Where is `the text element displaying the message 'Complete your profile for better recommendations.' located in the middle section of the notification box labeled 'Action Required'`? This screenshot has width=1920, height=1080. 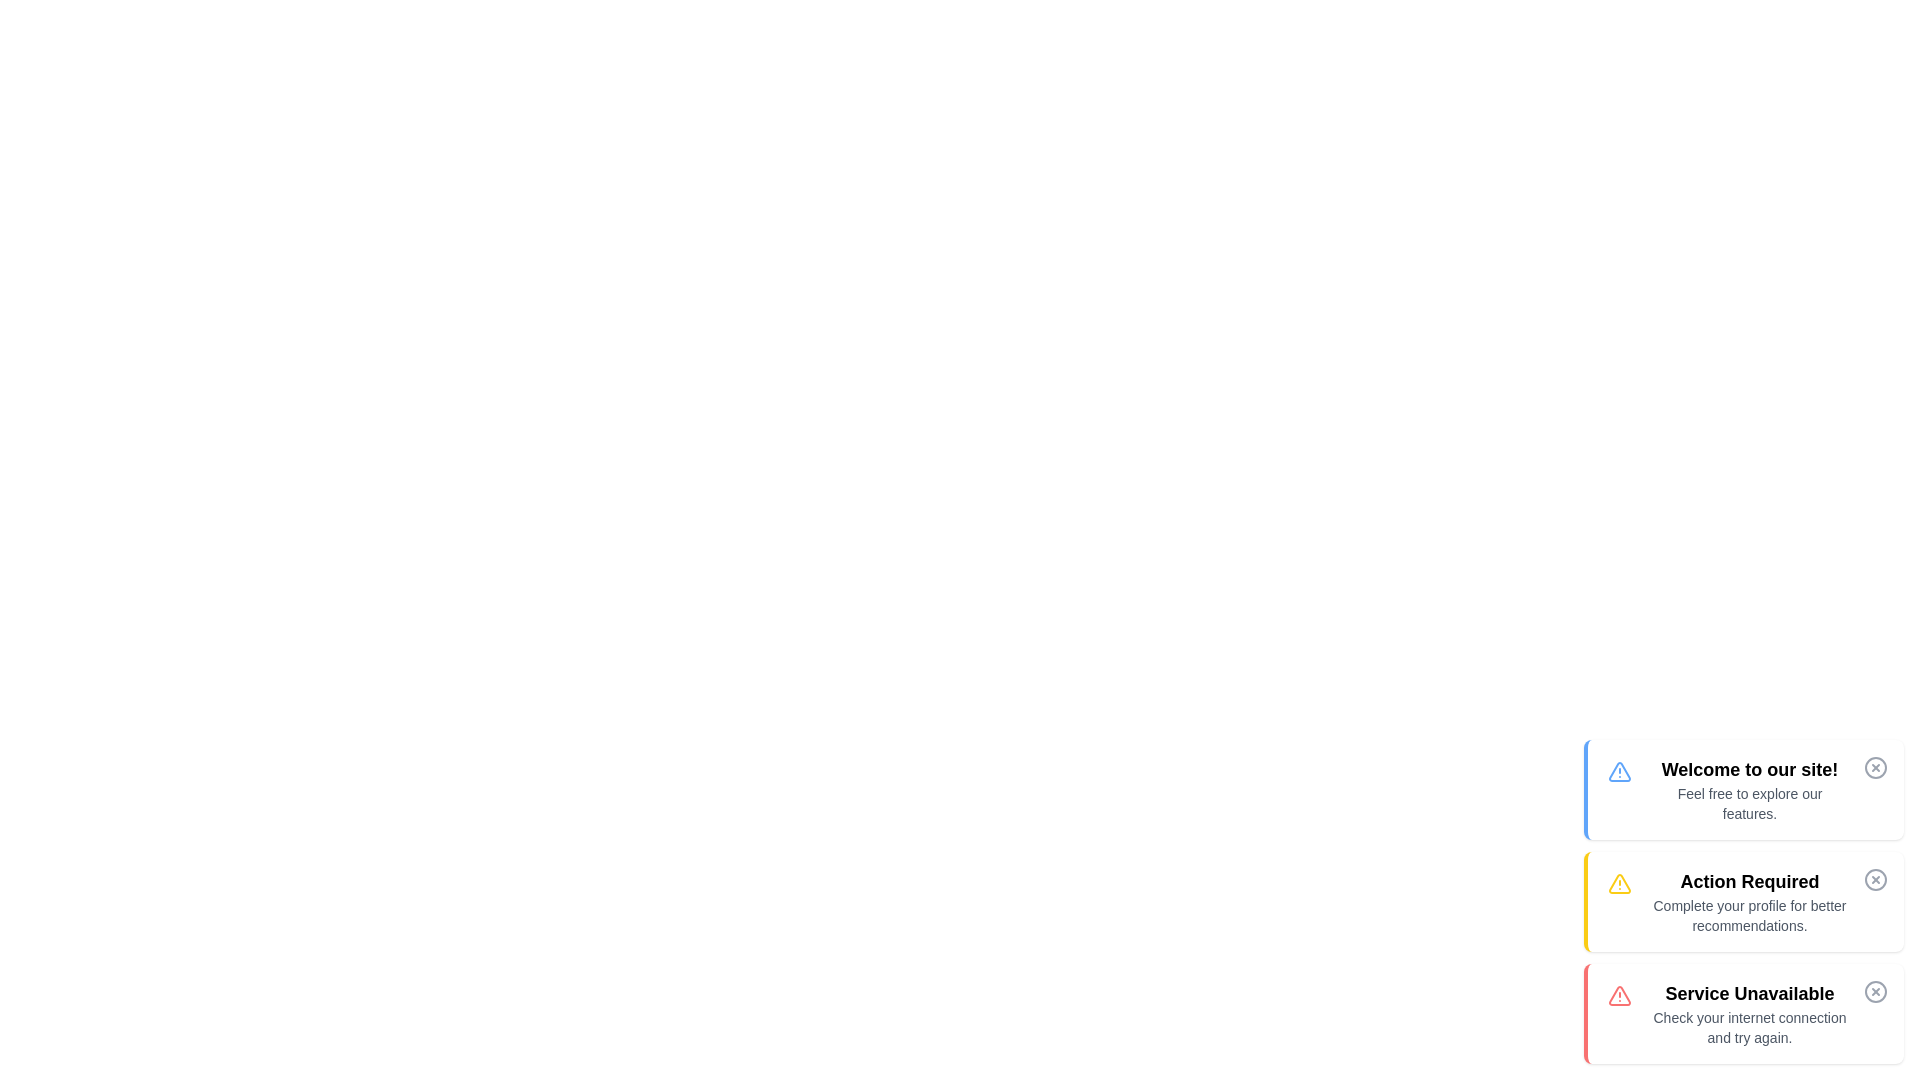 the text element displaying the message 'Complete your profile for better recommendations.' located in the middle section of the notification box labeled 'Action Required' is located at coordinates (1749, 915).